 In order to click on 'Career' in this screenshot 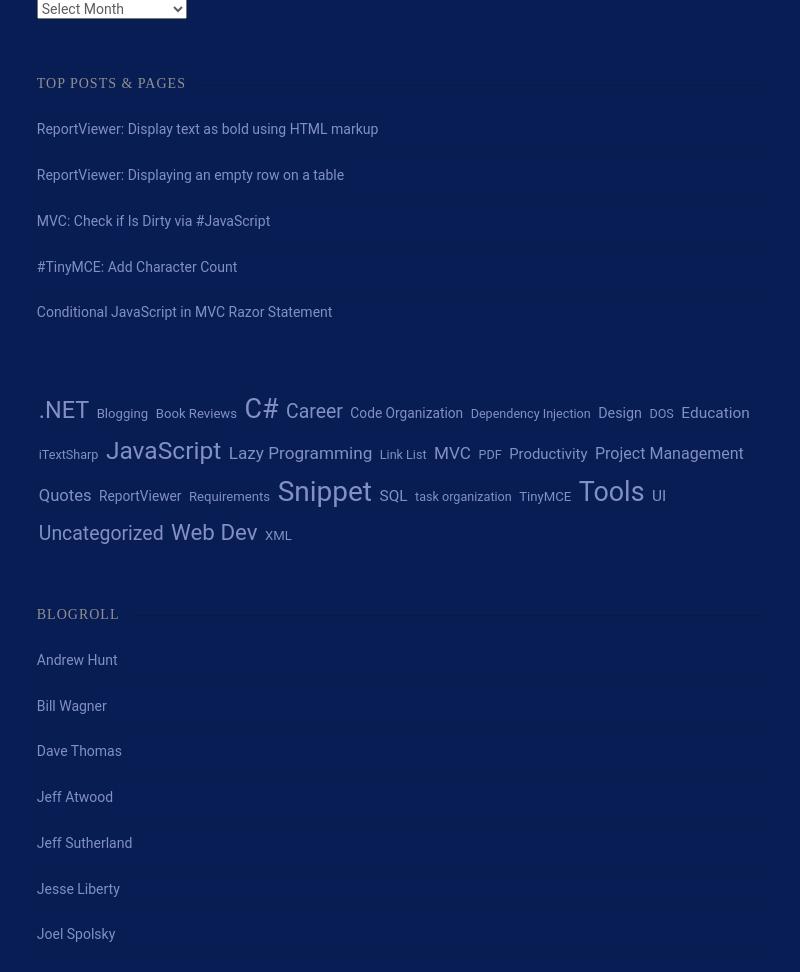, I will do `click(313, 411)`.